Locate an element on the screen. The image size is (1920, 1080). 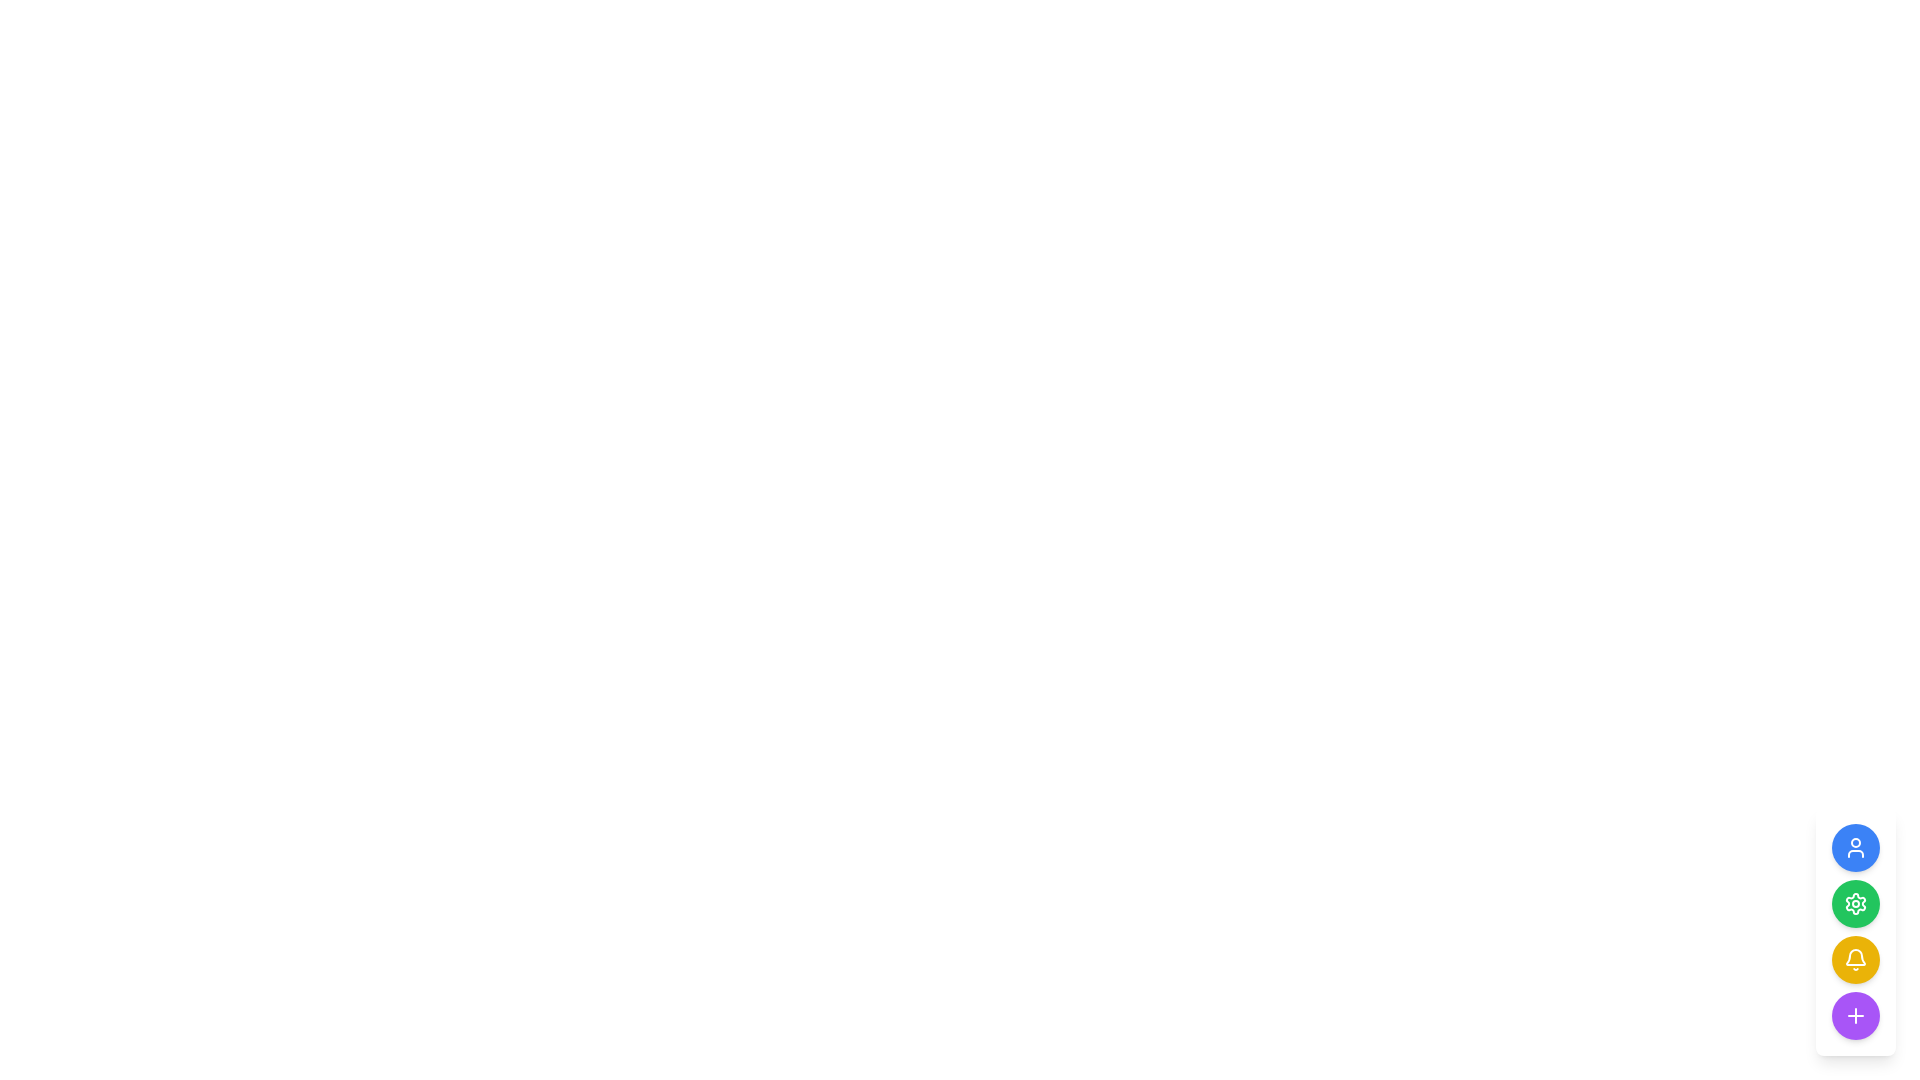
the cog icon located within the green circular button, which is the second button from the top in a vertical stack on the right side of the interface is located at coordinates (1855, 903).